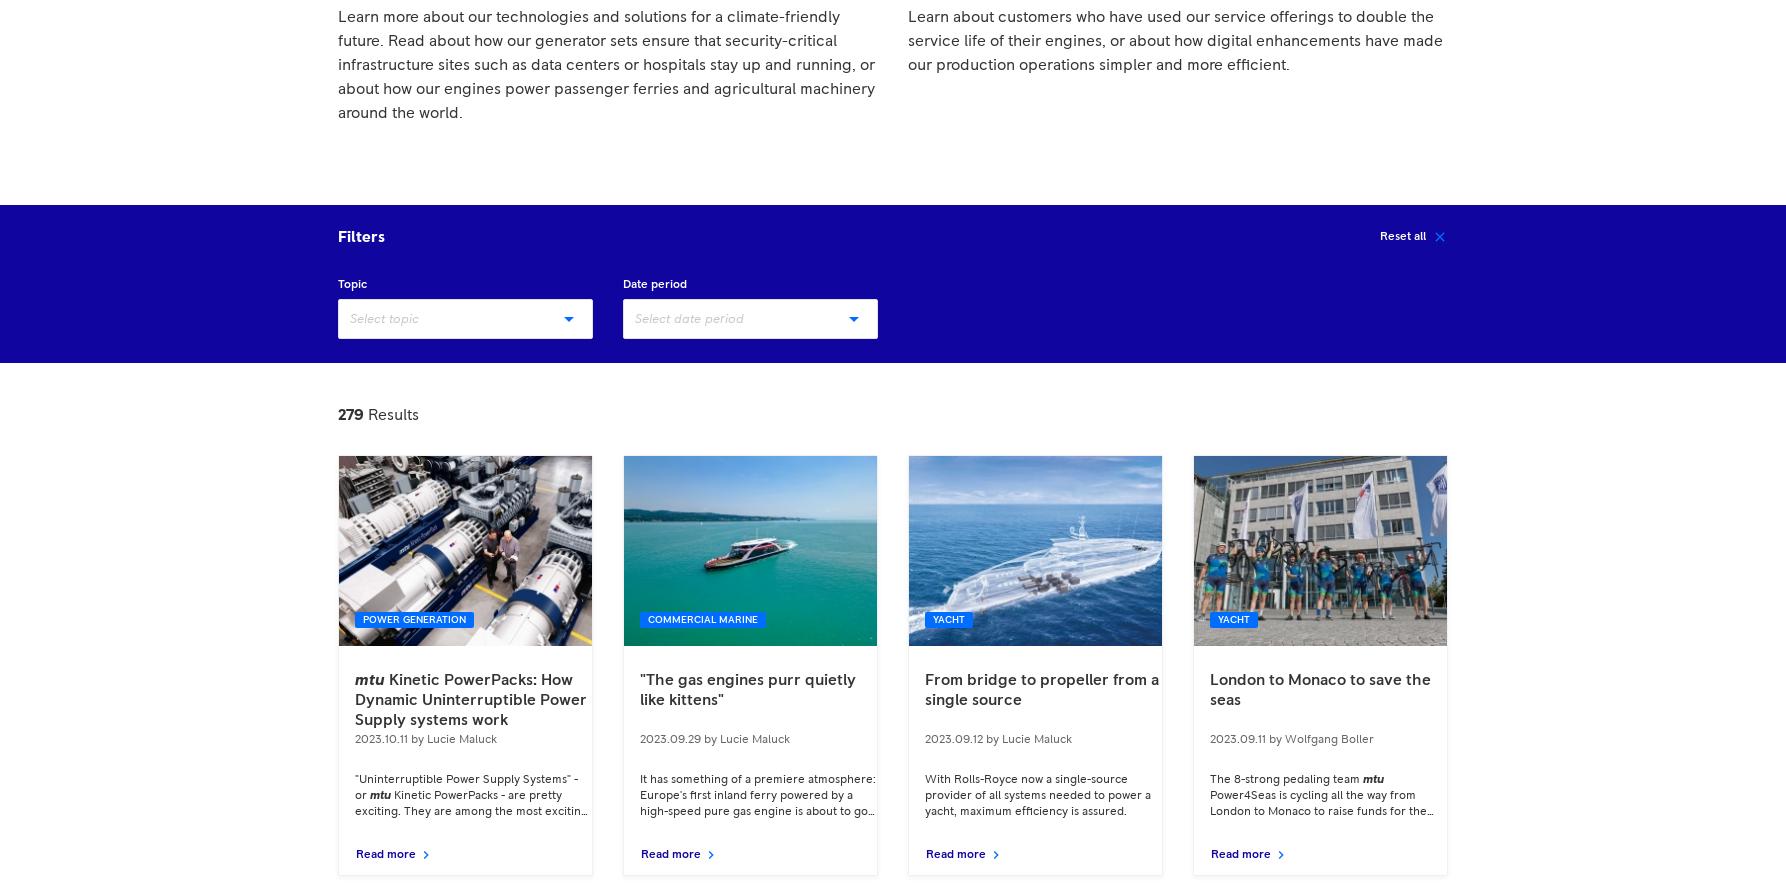 This screenshot has height=891, width=1786. I want to click on 'Learn more about our technologies and solutions for a climate-friendly future. Read about how our generator sets ensure that security-critical infrastructure sites such as data centers or hospitals stay up and running, or about how our engines power passenger ferries and agricultural machinery around the world.', so click(606, 65).